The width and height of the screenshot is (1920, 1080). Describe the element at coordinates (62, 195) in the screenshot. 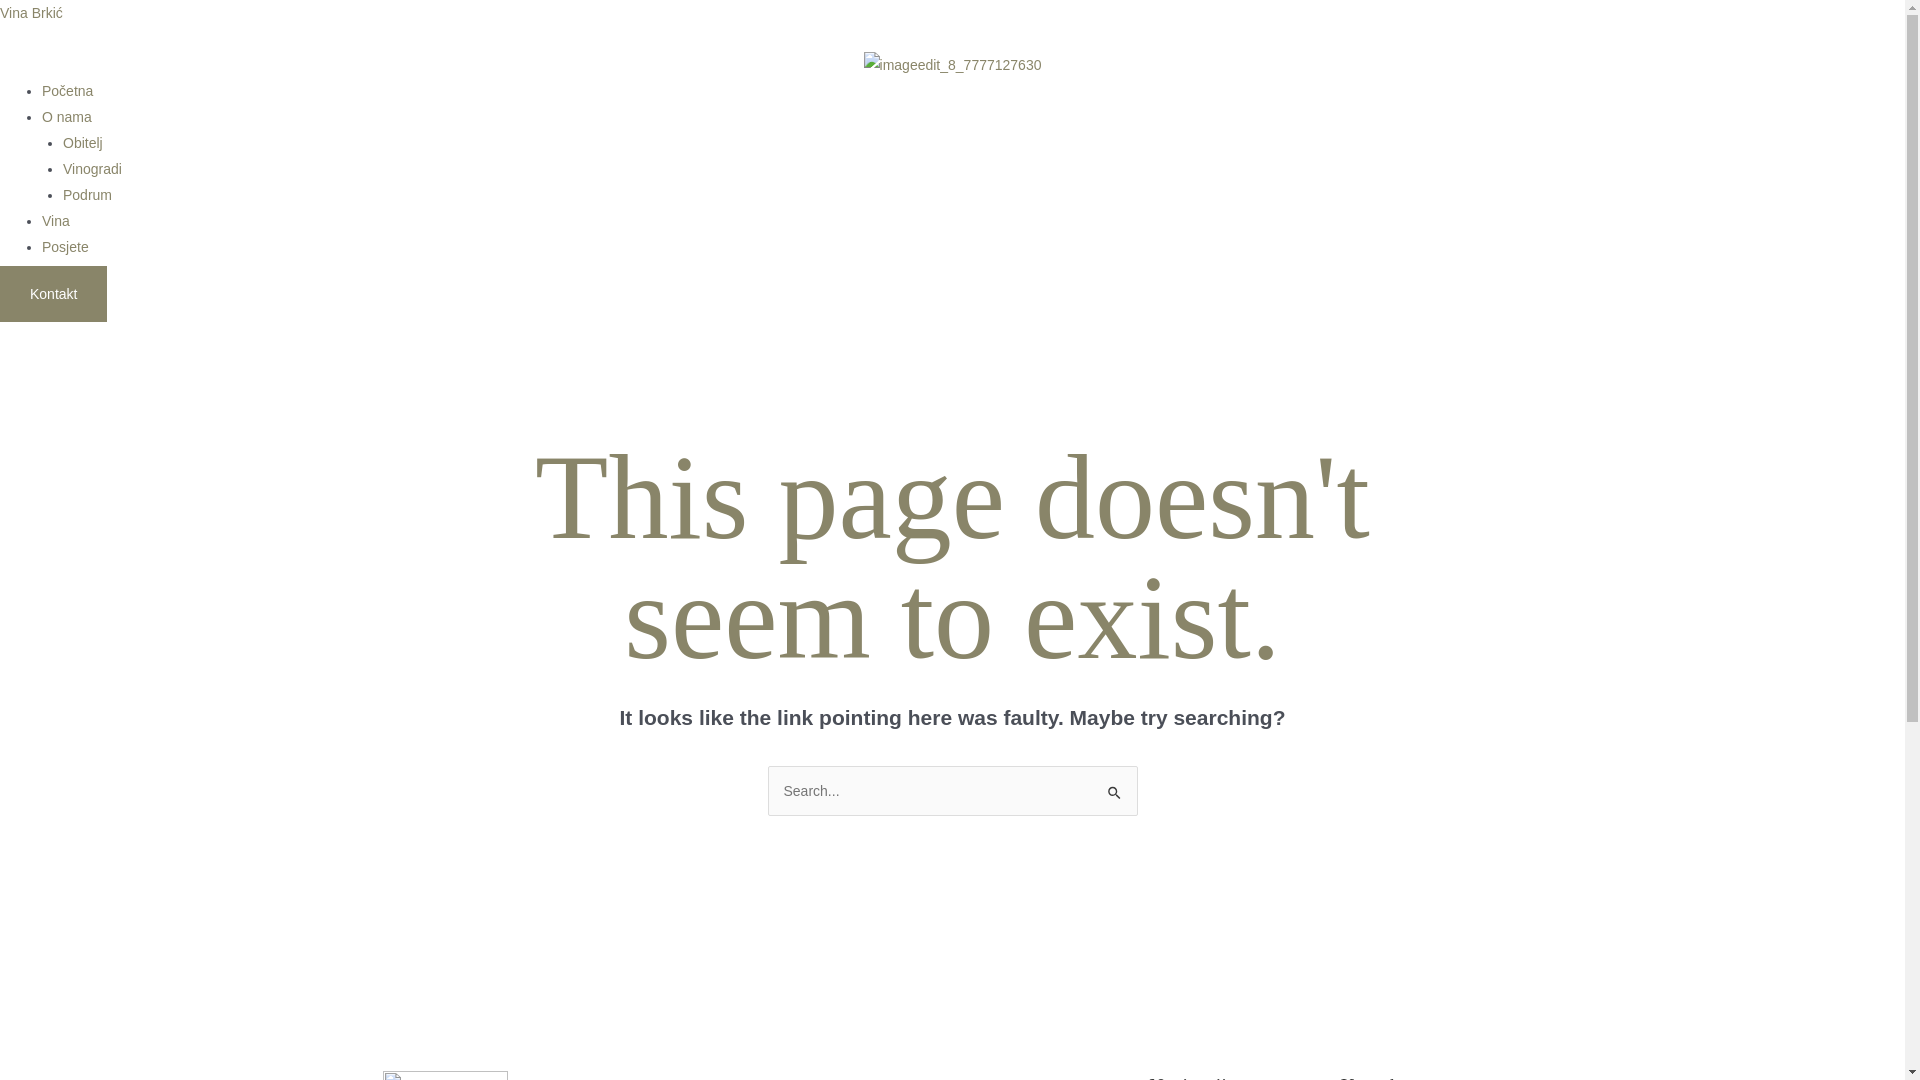

I see `'Podrum'` at that location.